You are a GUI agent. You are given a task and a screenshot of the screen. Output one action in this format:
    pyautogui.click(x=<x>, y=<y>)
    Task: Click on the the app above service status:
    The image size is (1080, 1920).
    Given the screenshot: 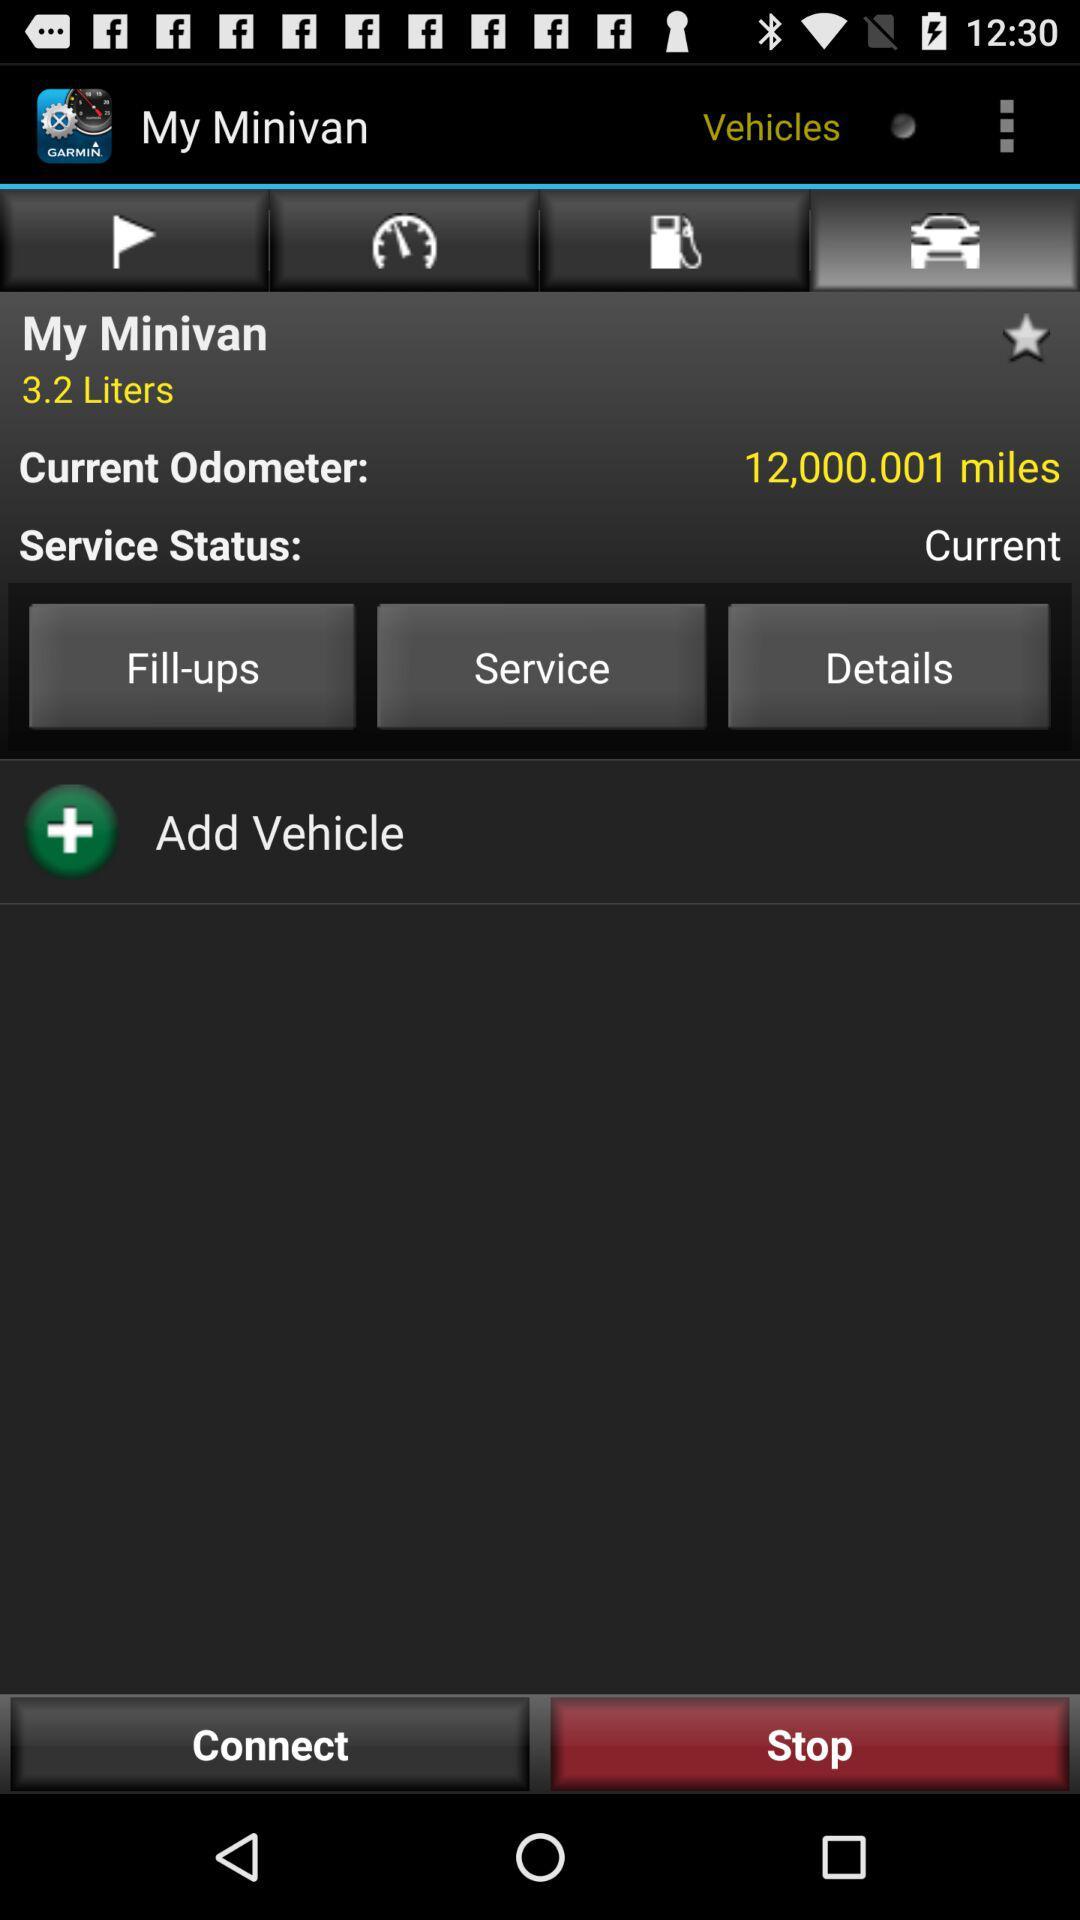 What is the action you would take?
    pyautogui.click(x=807, y=464)
    